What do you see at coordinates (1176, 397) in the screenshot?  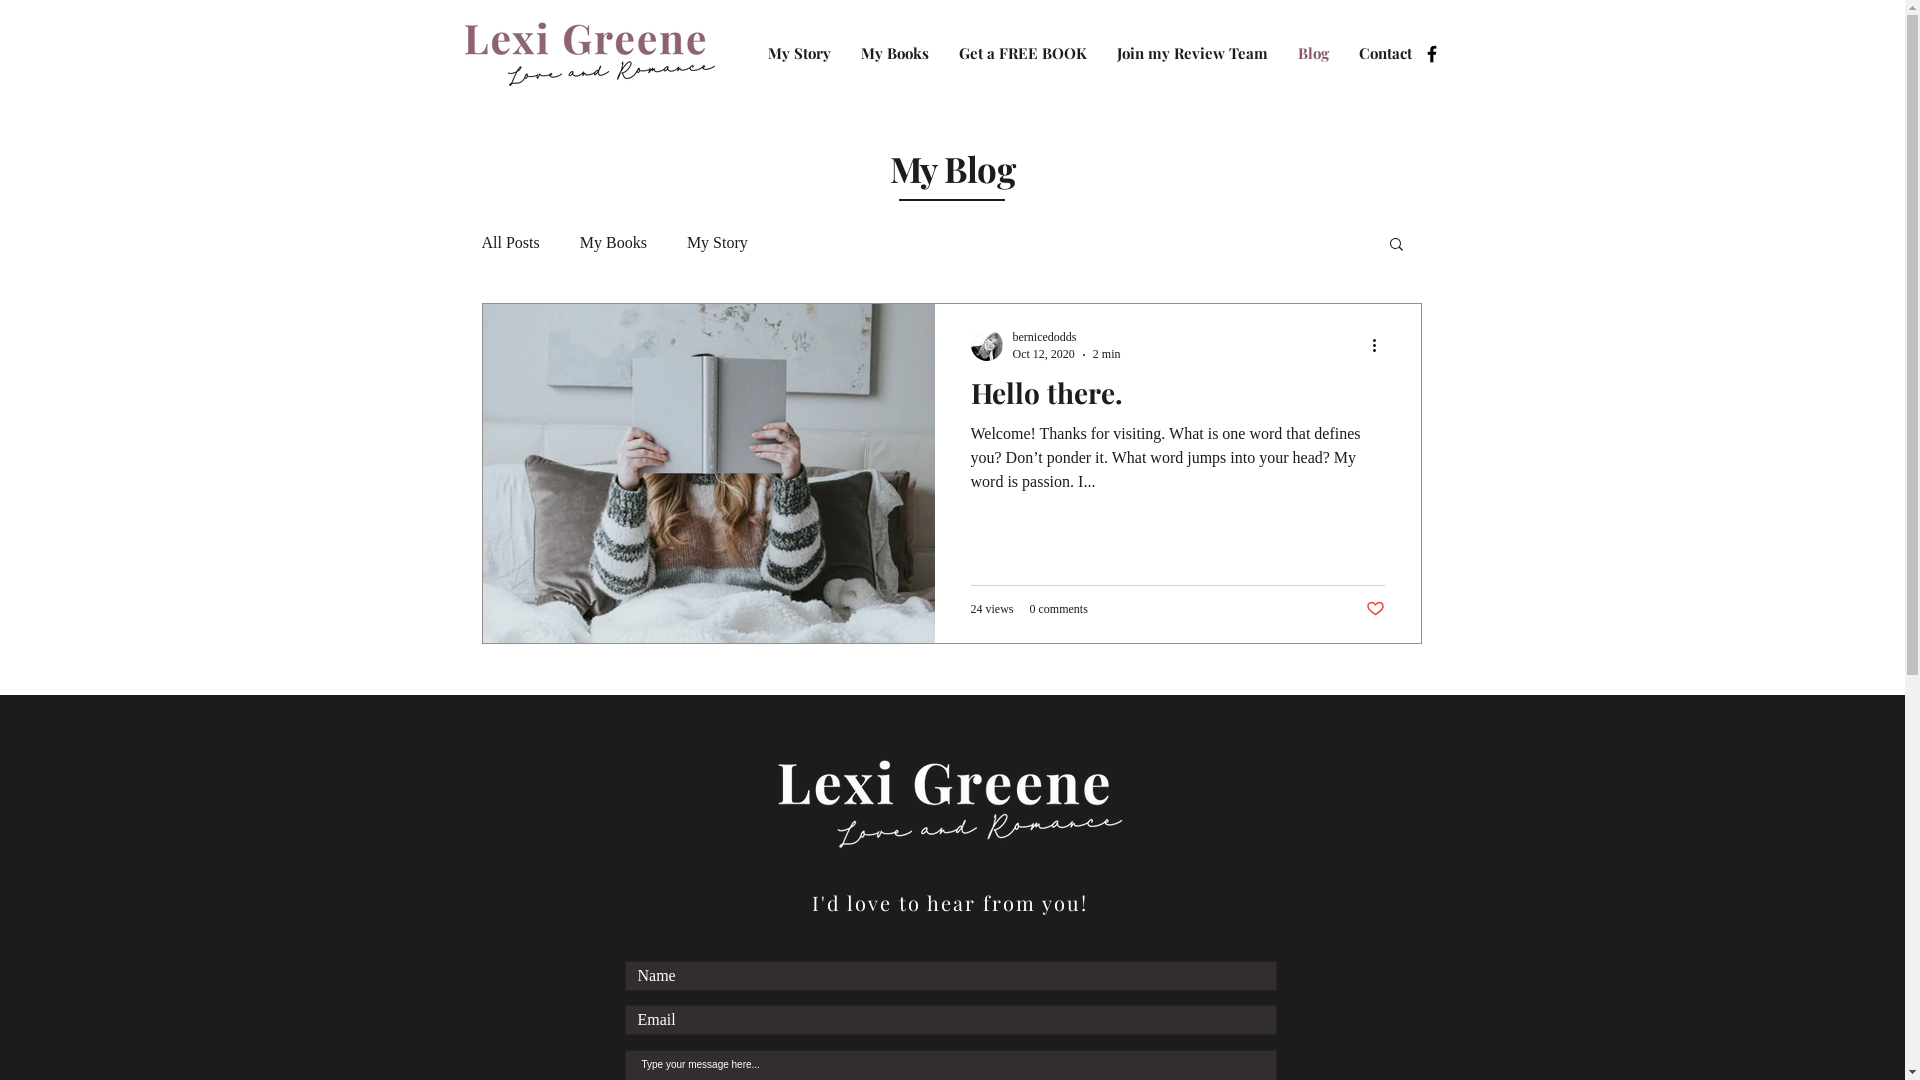 I see `'Hello there.'` at bounding box center [1176, 397].